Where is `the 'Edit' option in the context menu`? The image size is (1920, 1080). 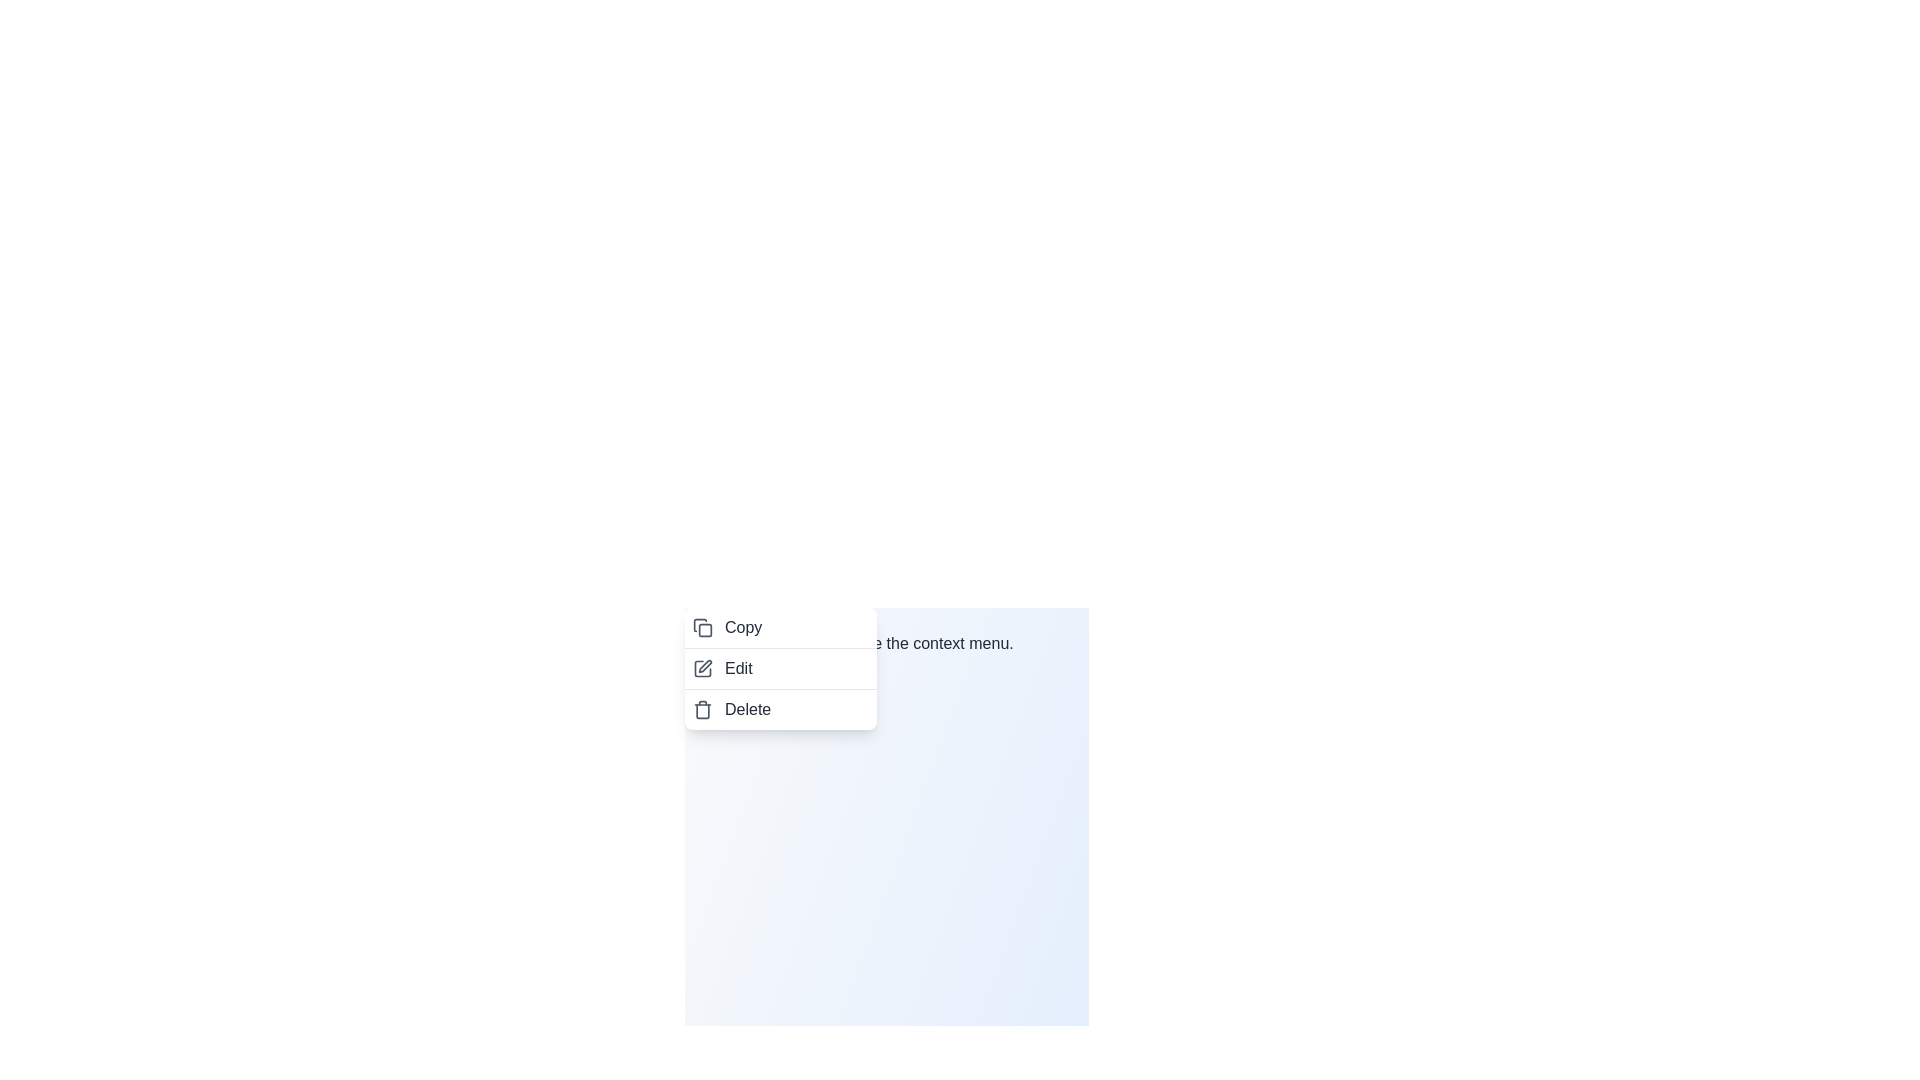 the 'Edit' option in the context menu is located at coordinates (780, 667).